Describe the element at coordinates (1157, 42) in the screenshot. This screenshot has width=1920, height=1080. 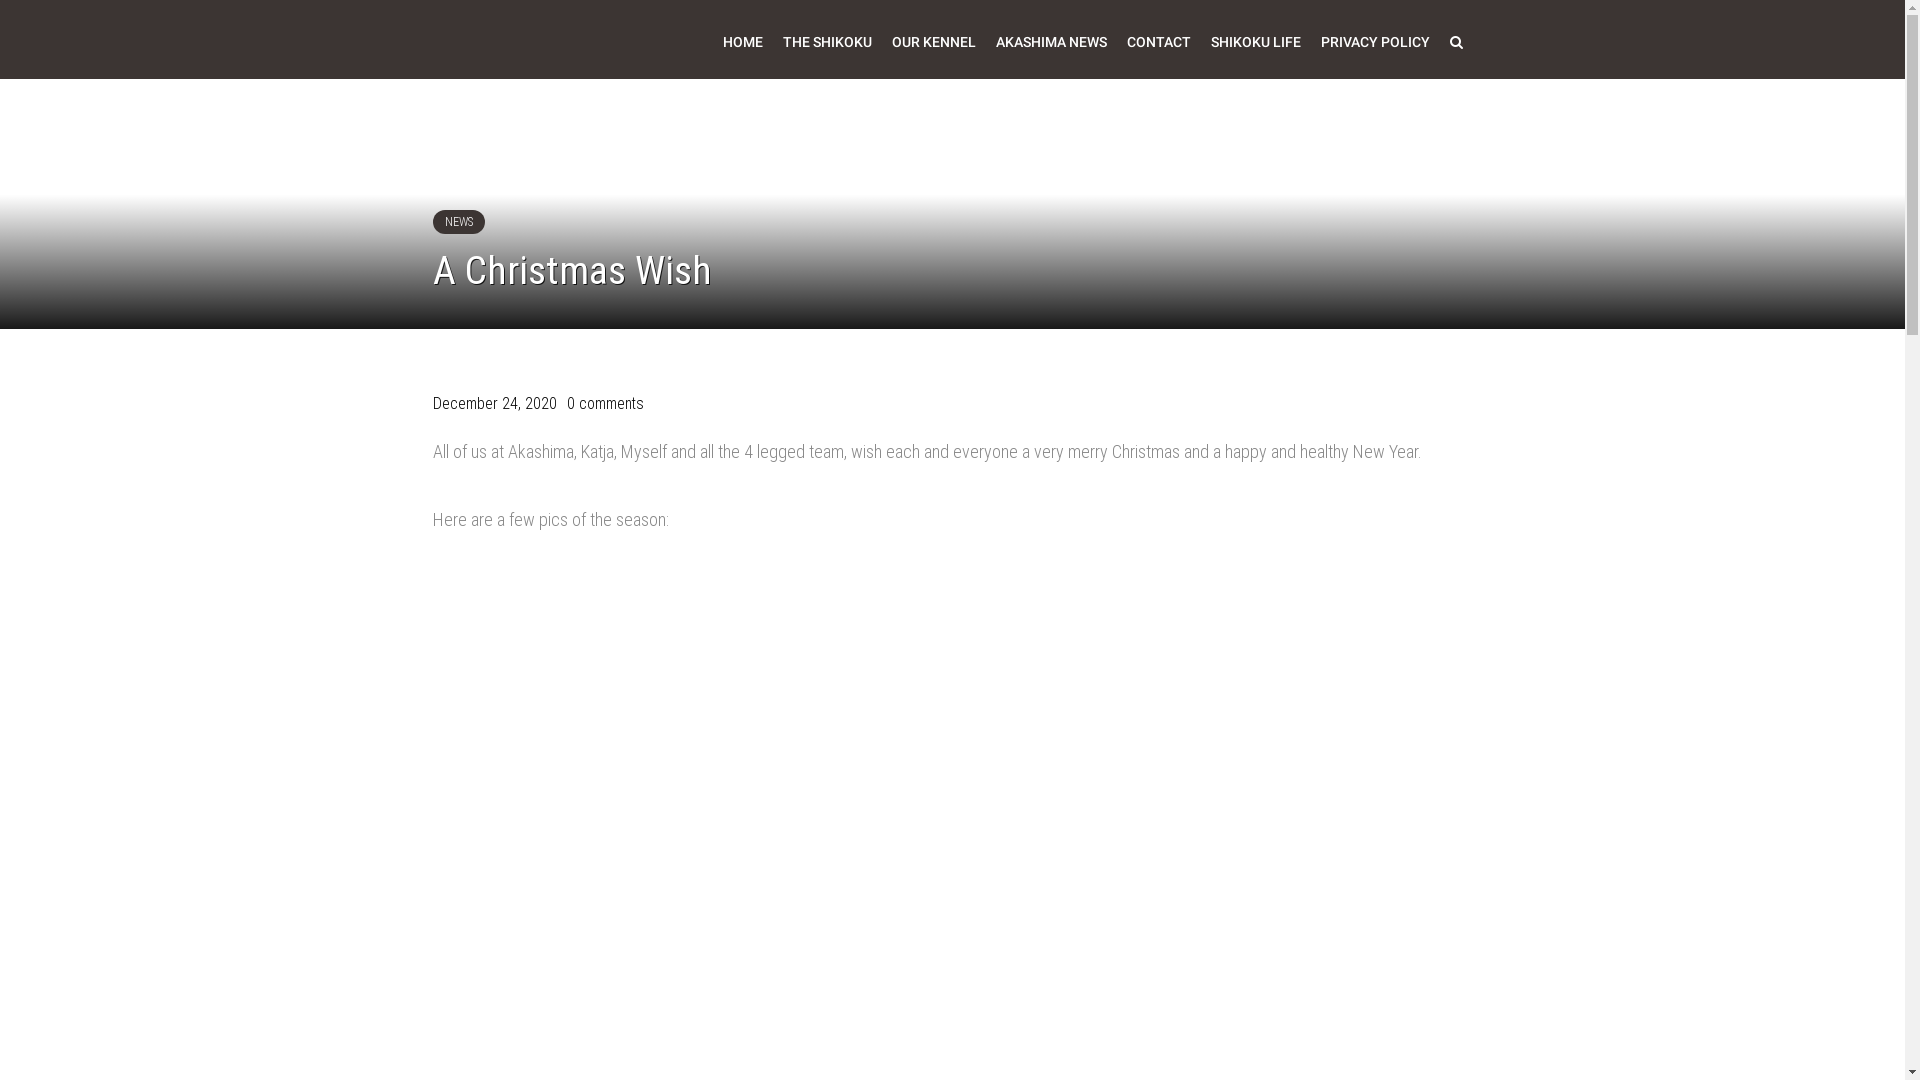
I see `'CONTACT'` at that location.